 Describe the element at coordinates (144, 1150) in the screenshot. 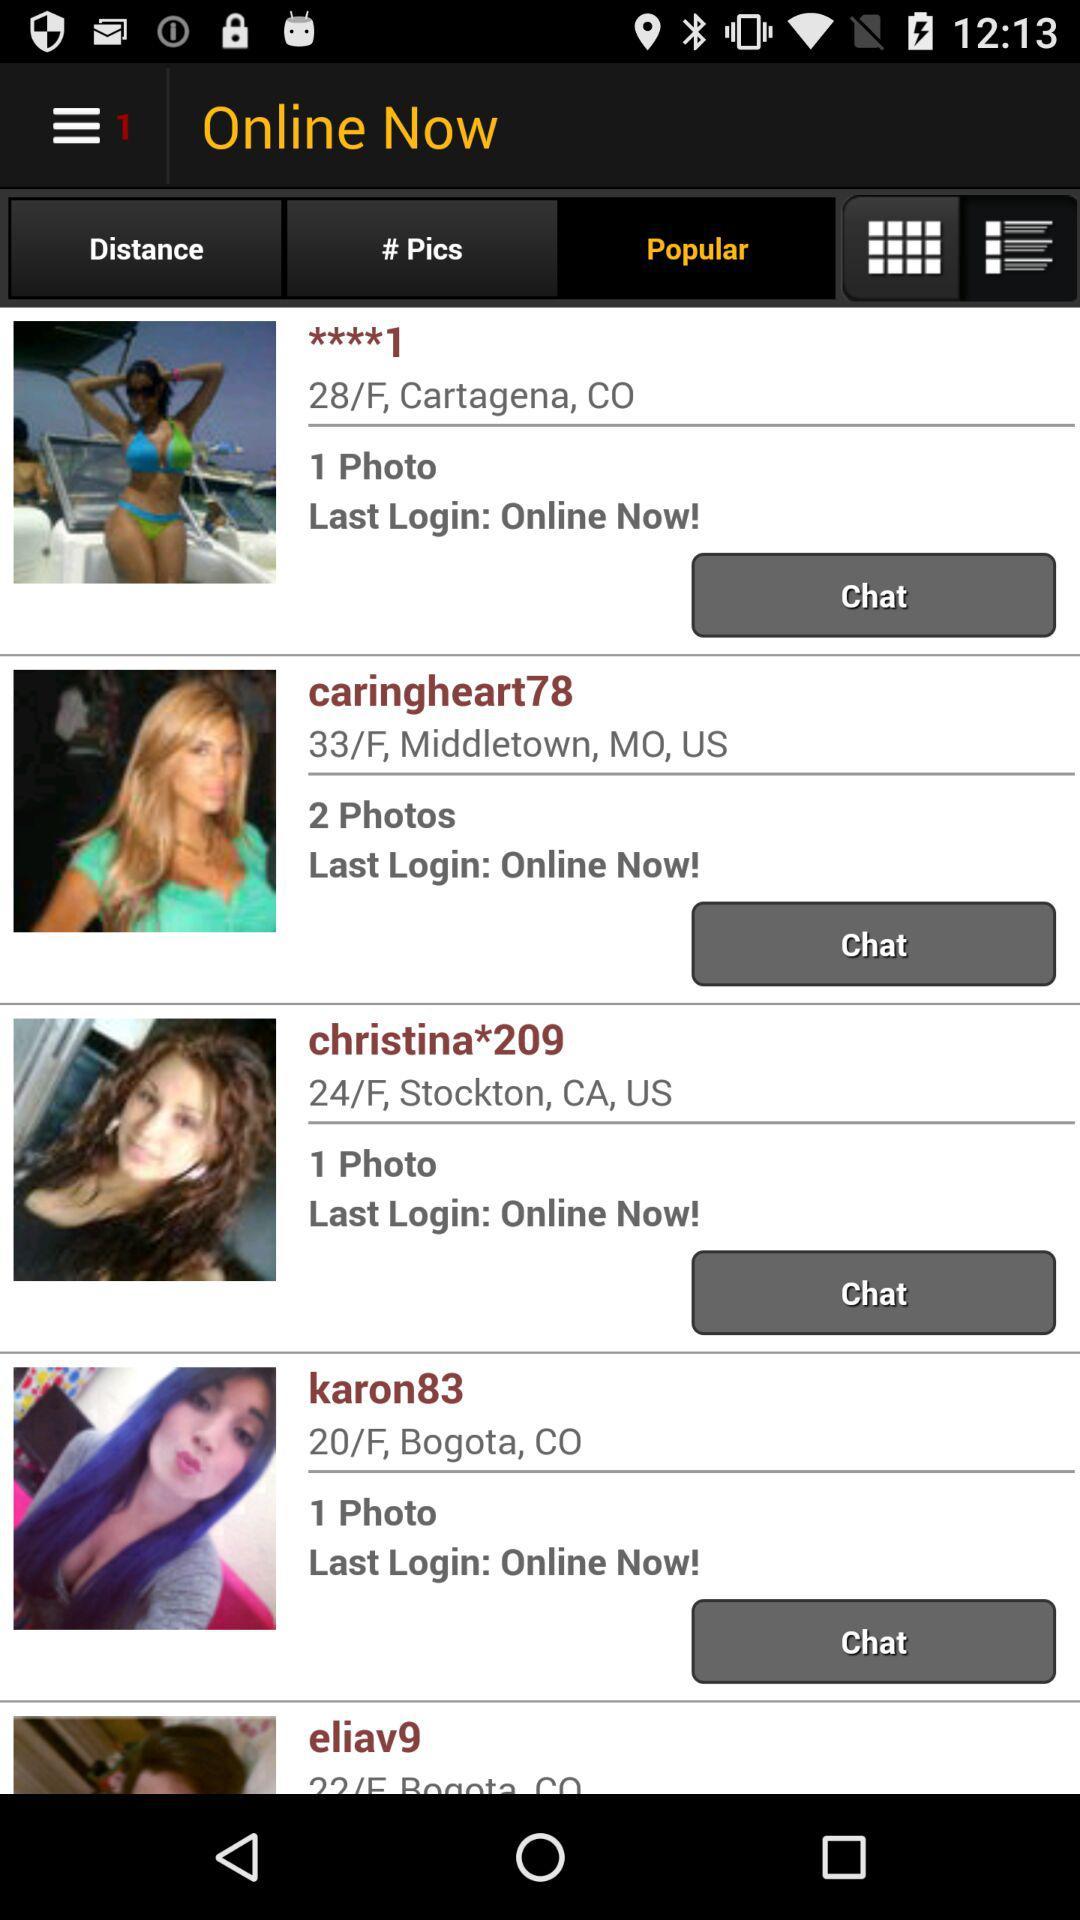

I see `left of third option` at that location.